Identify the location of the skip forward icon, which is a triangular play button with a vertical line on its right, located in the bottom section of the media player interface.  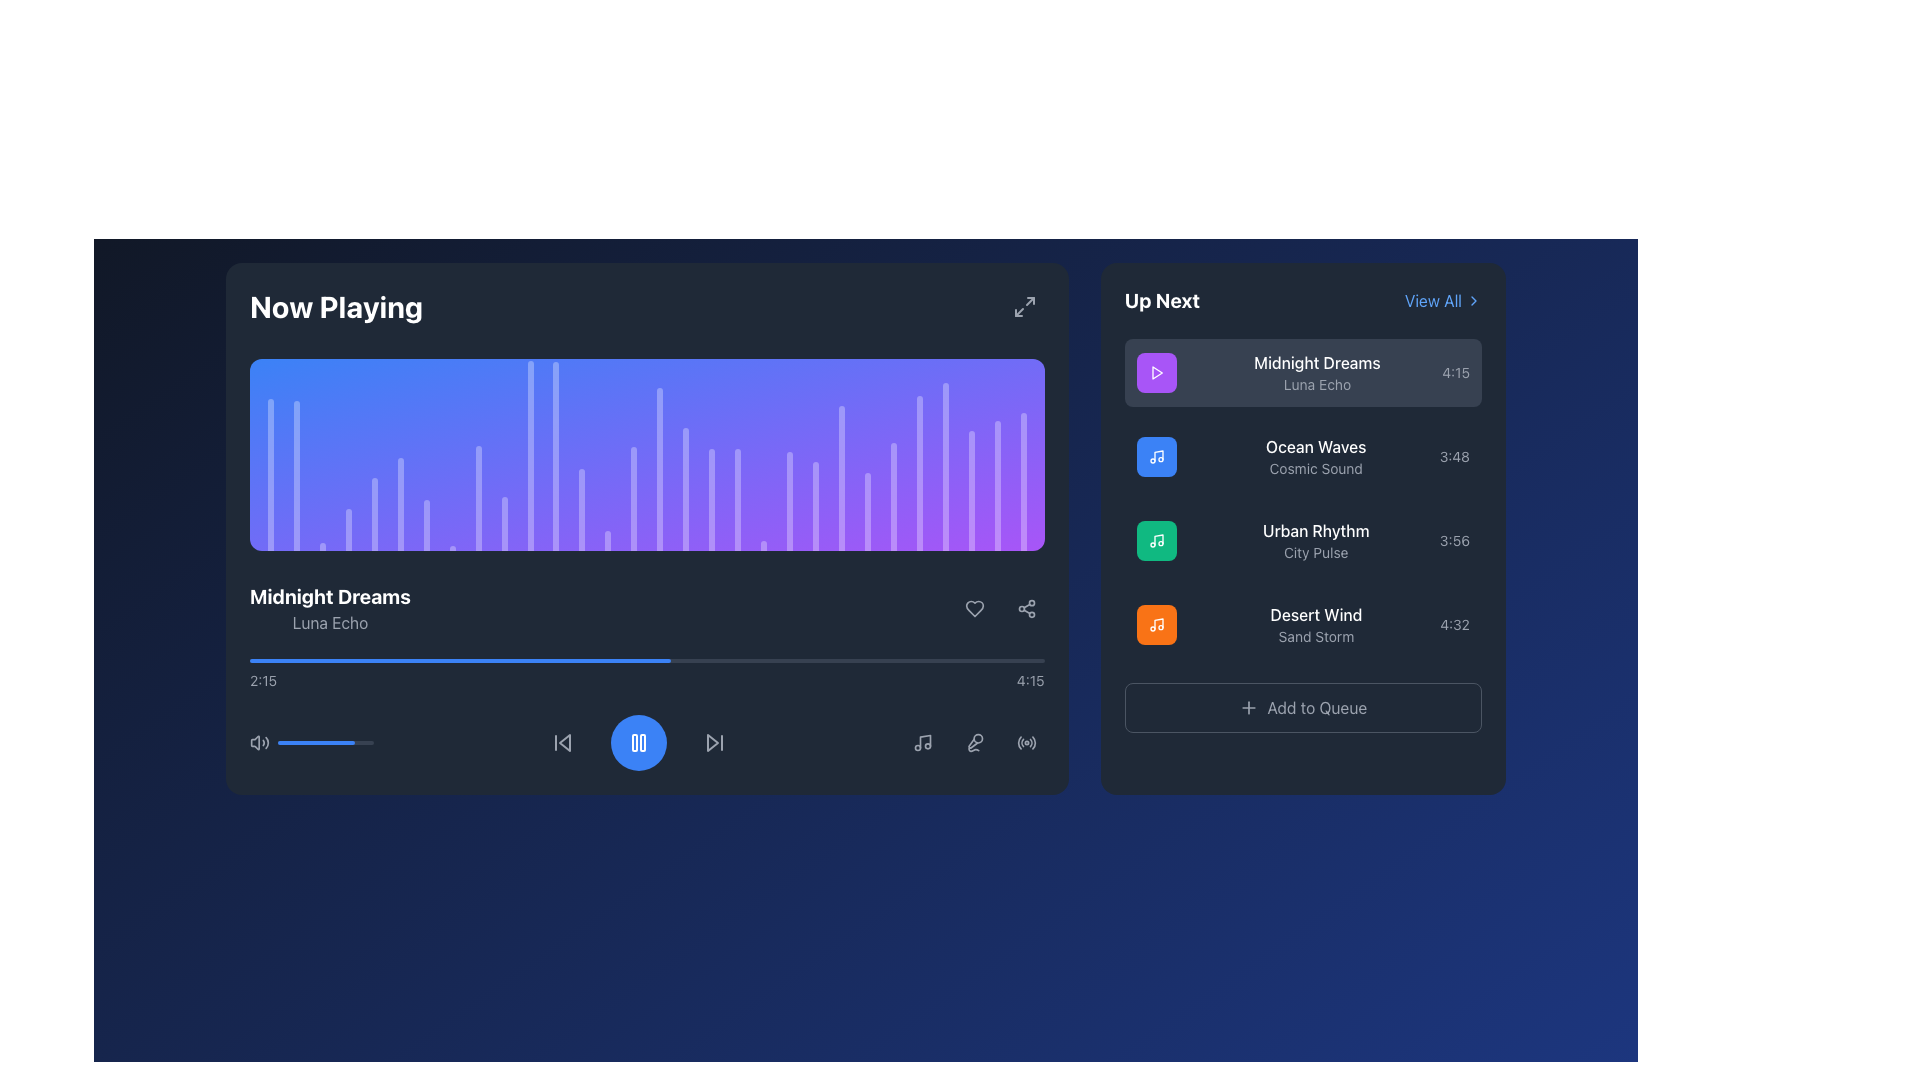
(715, 743).